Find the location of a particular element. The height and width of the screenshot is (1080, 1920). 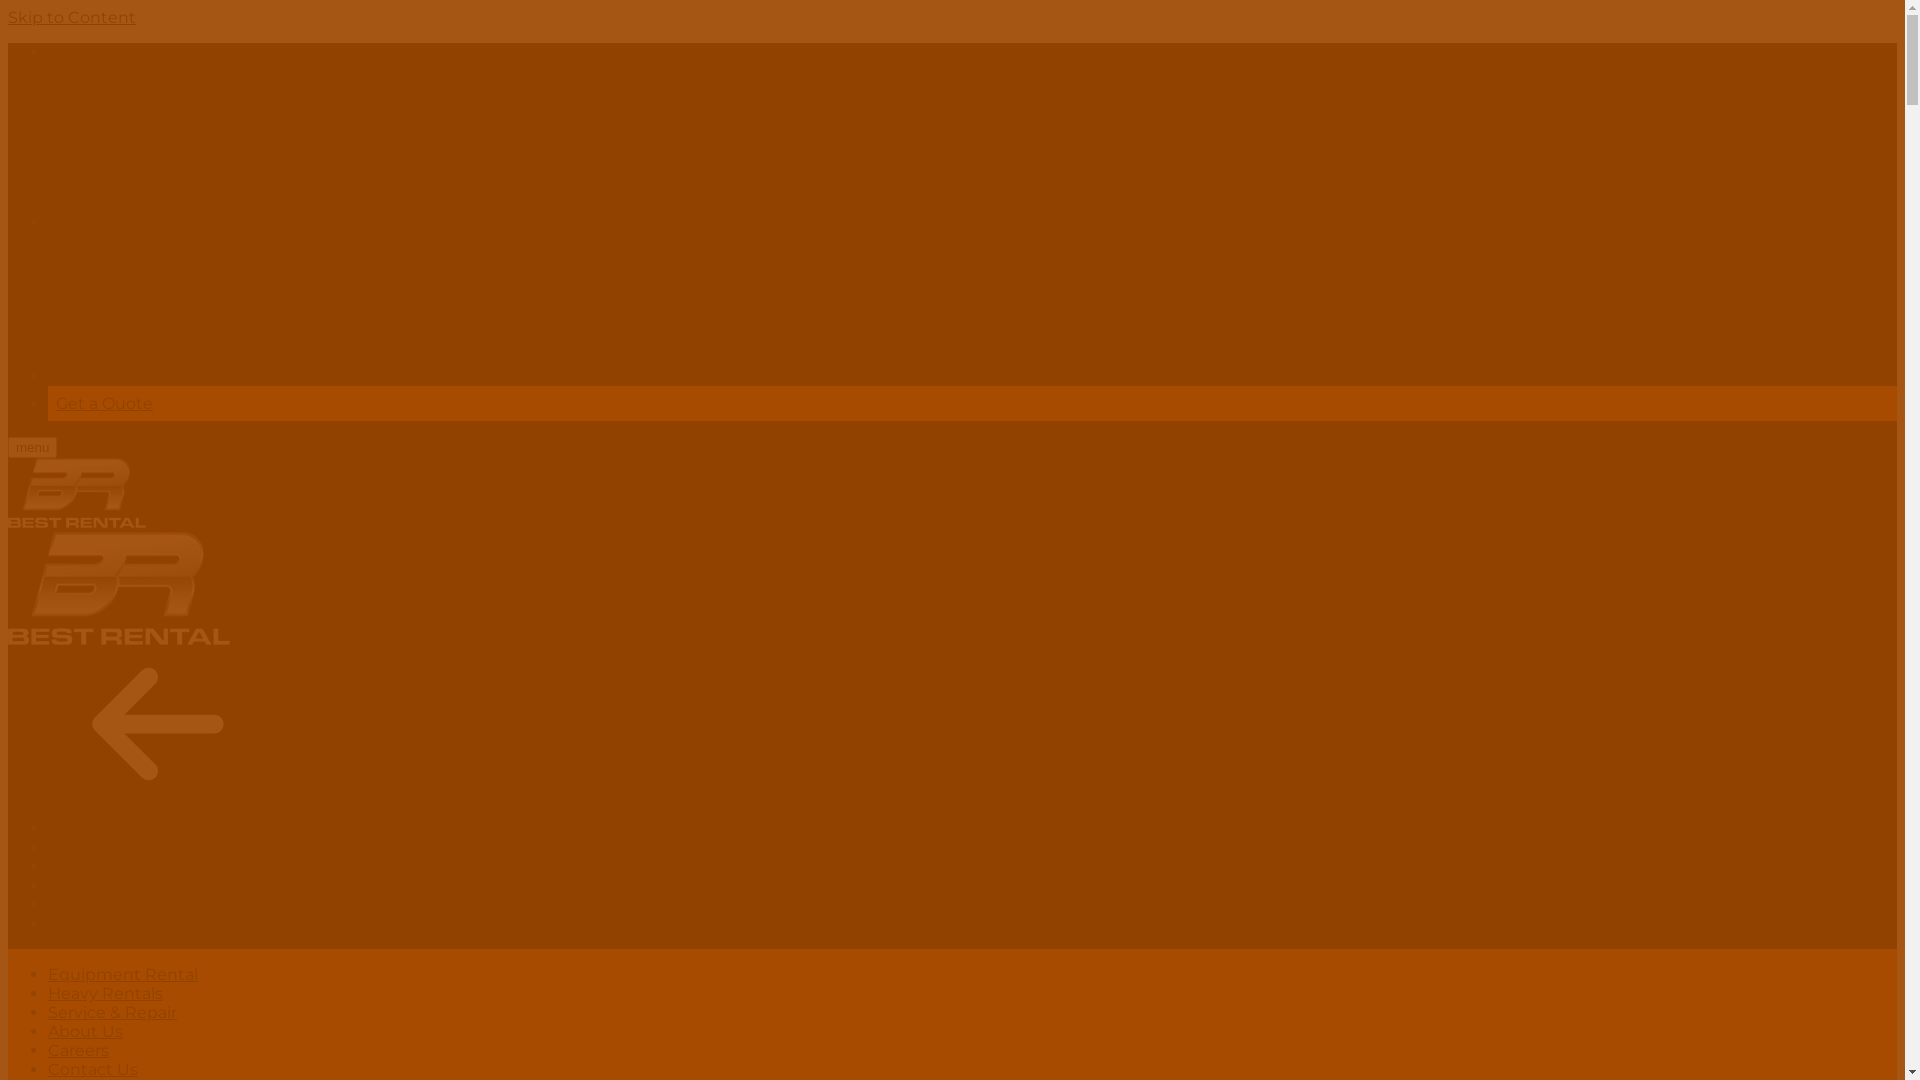

'Maple: 905-303-3900' is located at coordinates (281, 222).